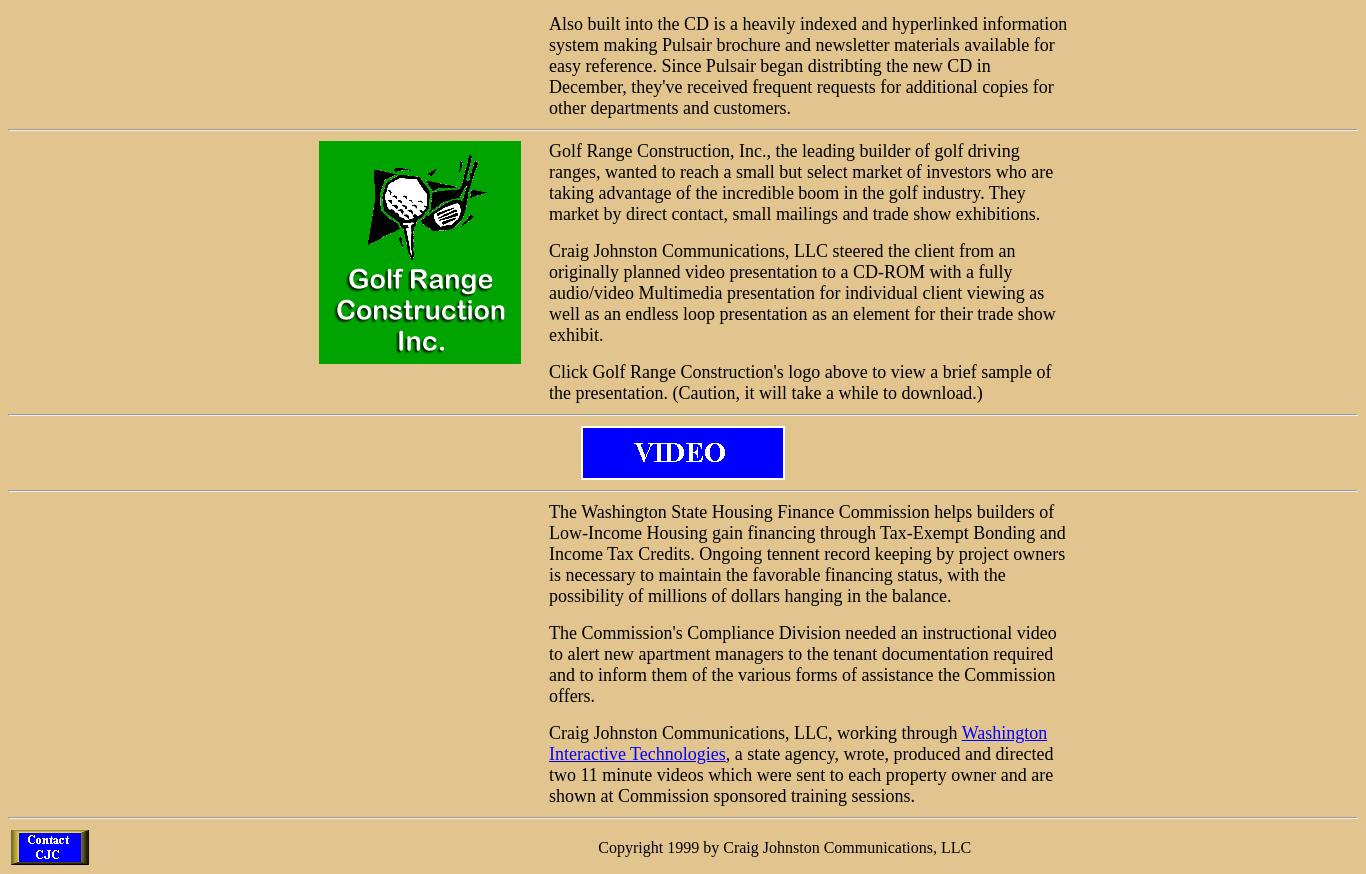 This screenshot has height=874, width=1366. I want to click on ', a state agency, wrote, produced
    and directed two 11 minute videos which were sent to each property owner and are shown at
    Commission sponsored training sessions.', so click(799, 773).